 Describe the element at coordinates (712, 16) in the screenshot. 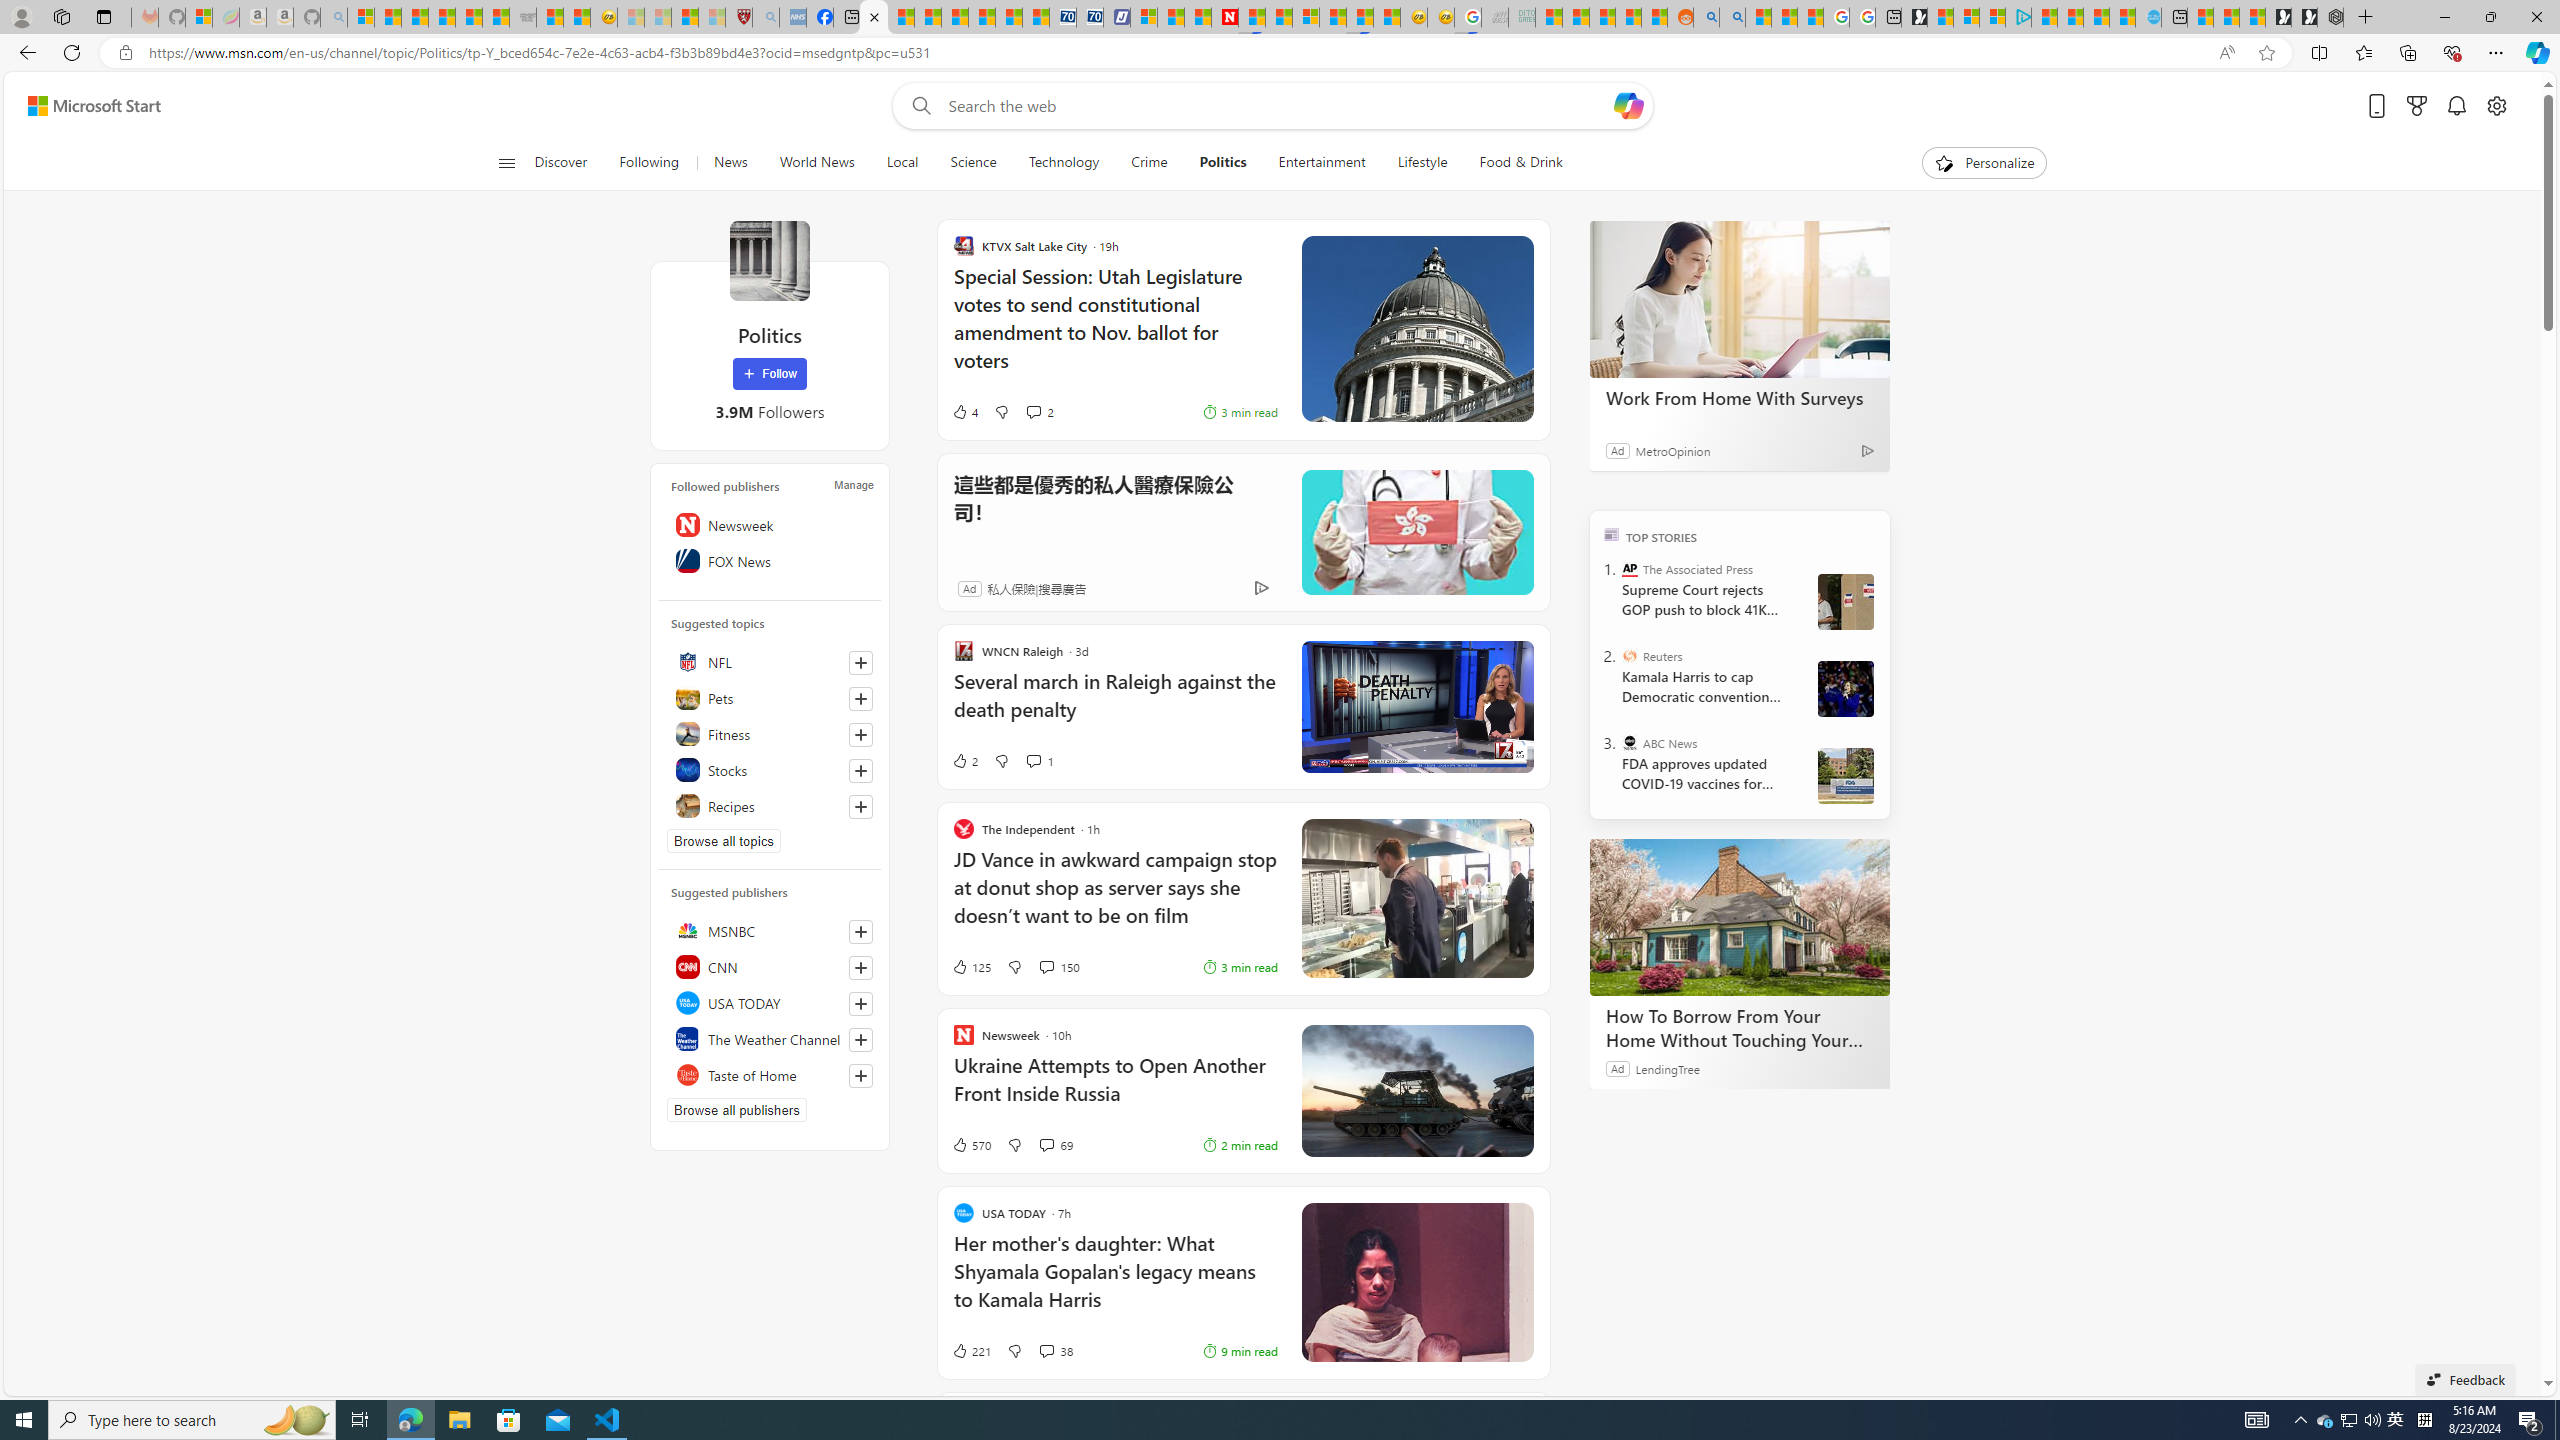

I see `'12 Popular Science Lies that Must be Corrected - Sleeping'` at that location.